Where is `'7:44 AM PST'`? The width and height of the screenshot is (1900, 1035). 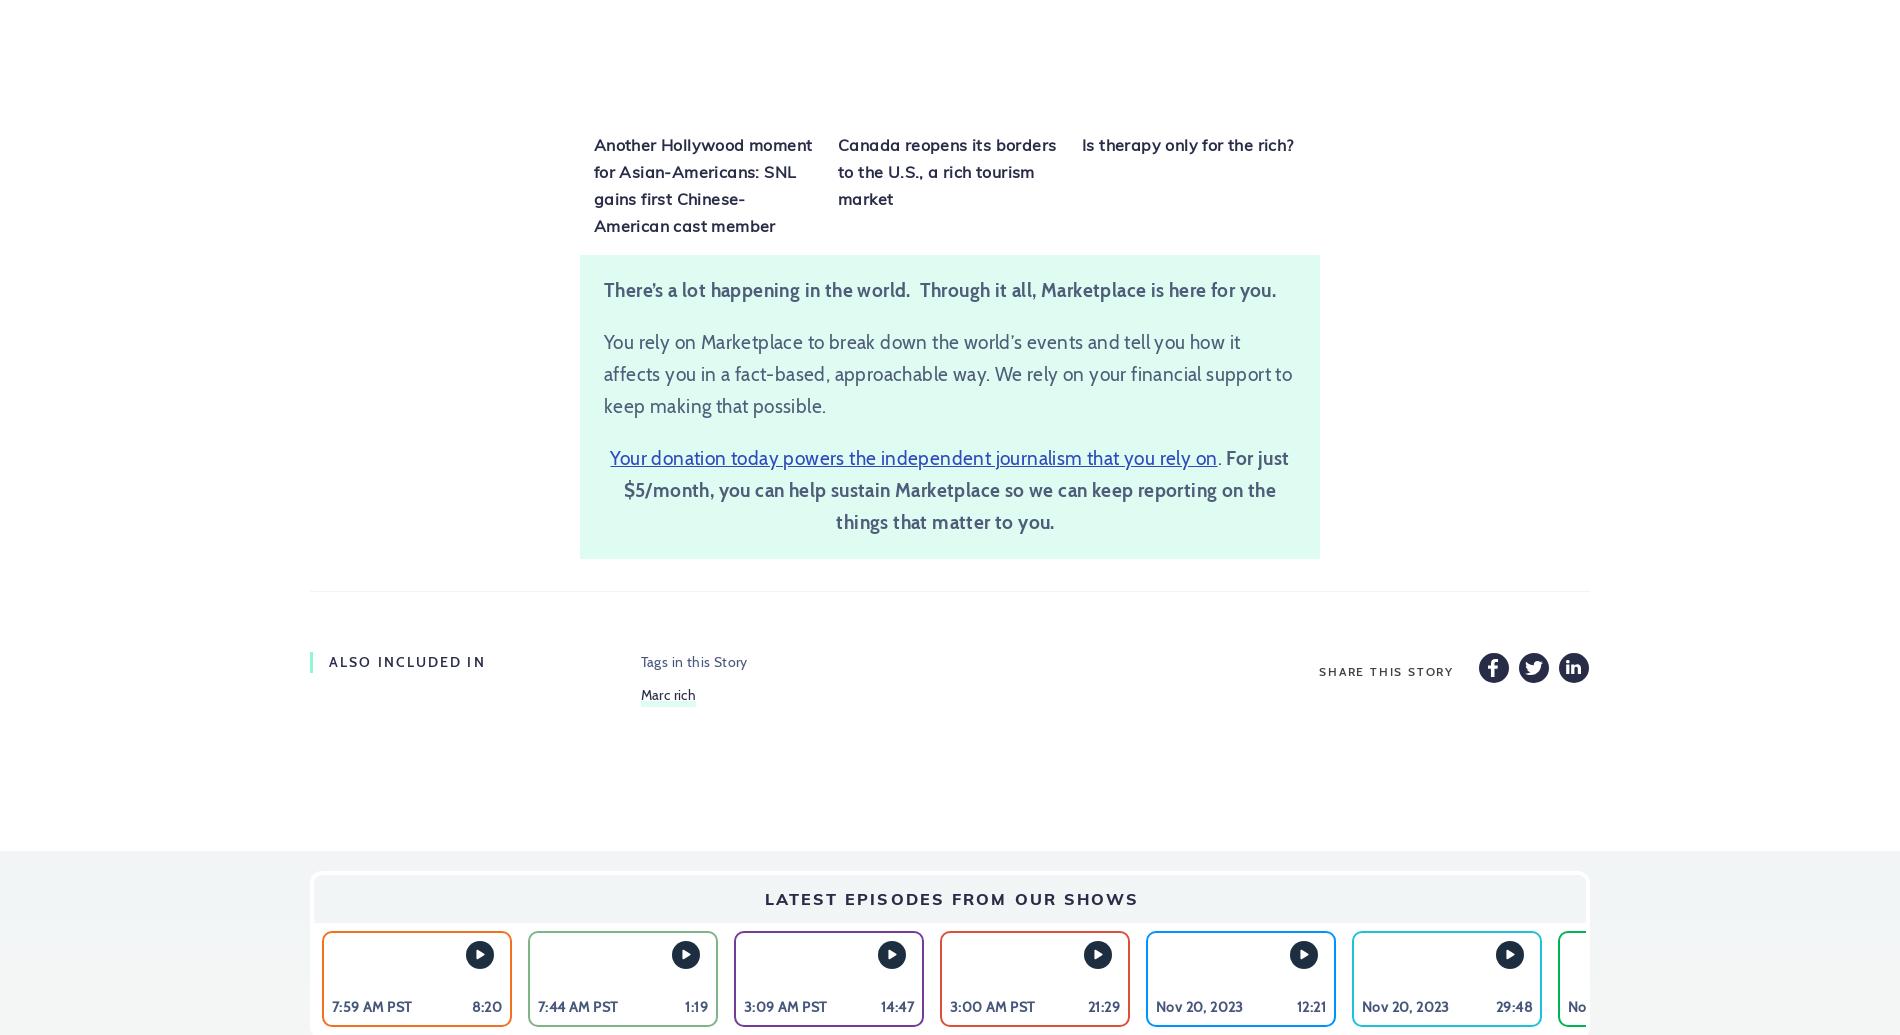
'7:44 AM PST' is located at coordinates (538, 1005).